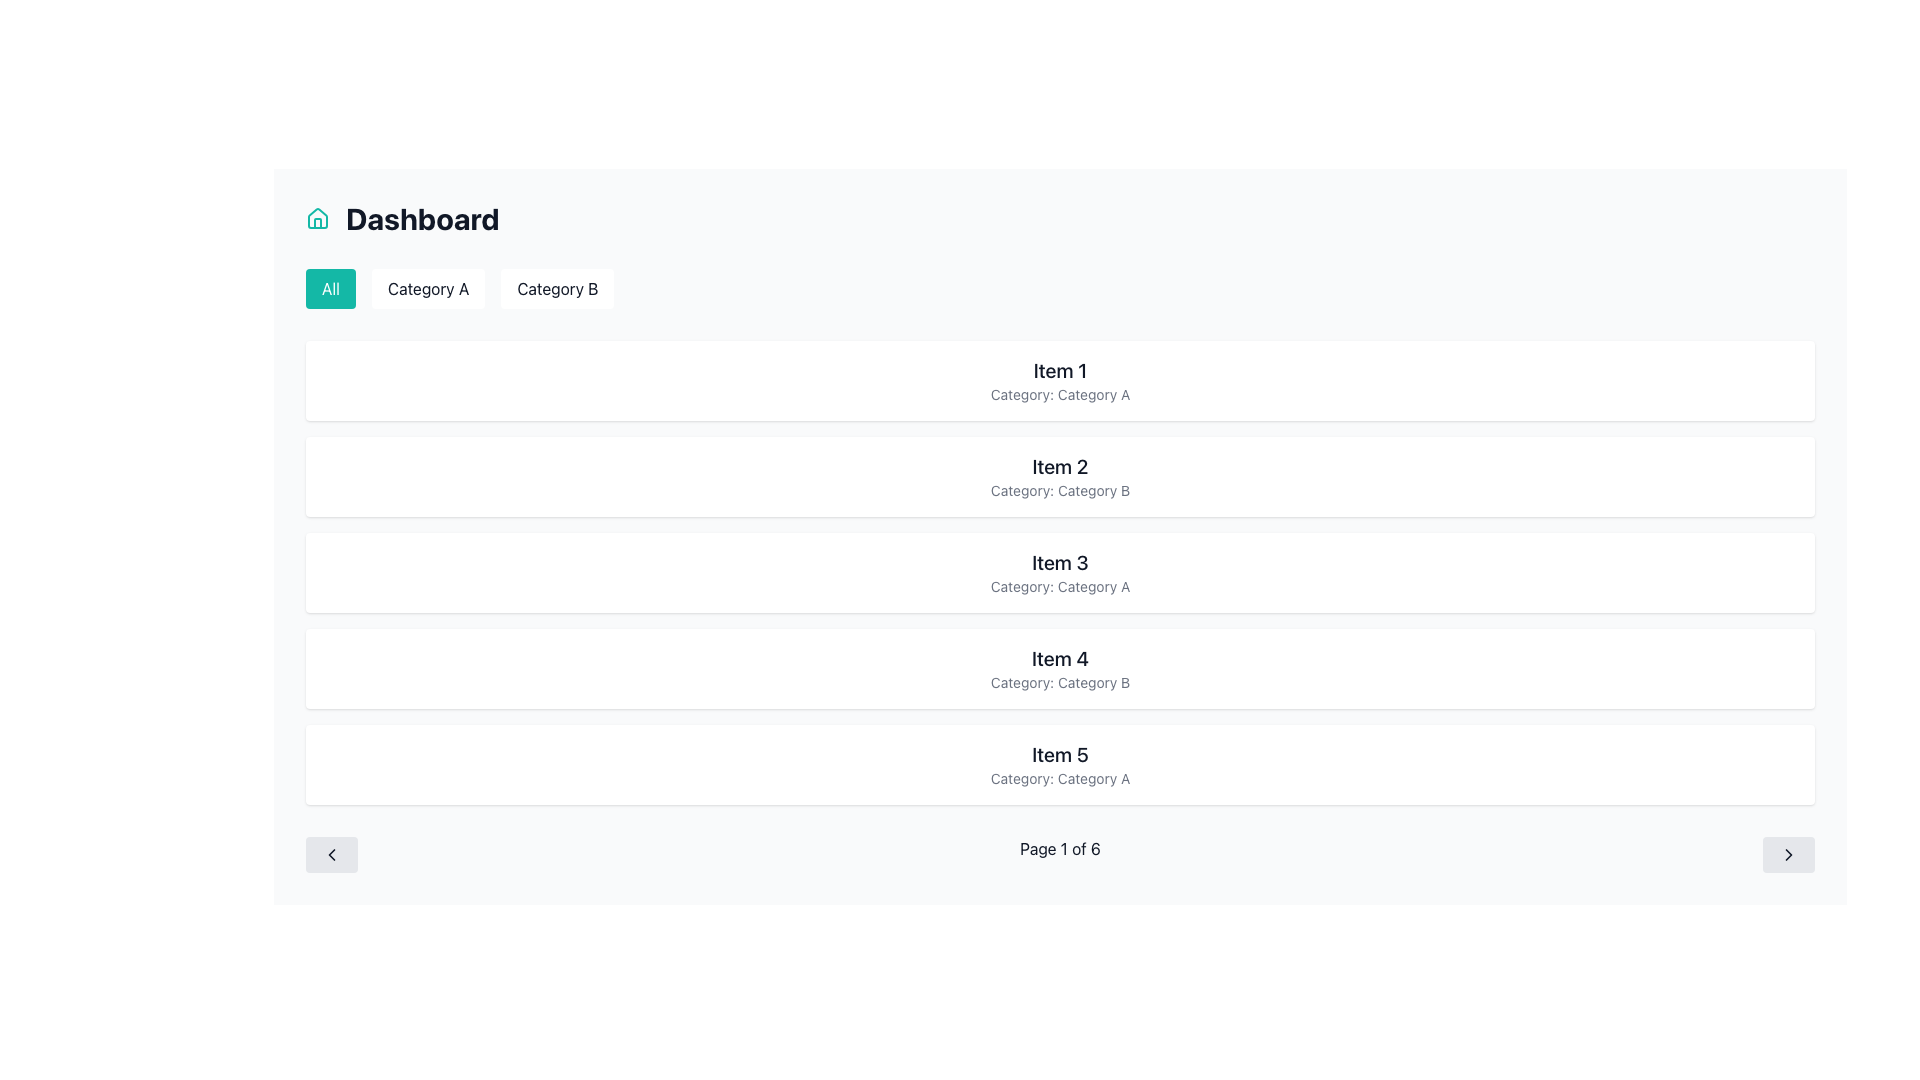 The width and height of the screenshot is (1920, 1080). Describe the element at coordinates (1059, 490) in the screenshot. I see `the text label that displays 'Category: Category B', which is located below the title 'Item 2' in the second card of the central section of the page` at that location.